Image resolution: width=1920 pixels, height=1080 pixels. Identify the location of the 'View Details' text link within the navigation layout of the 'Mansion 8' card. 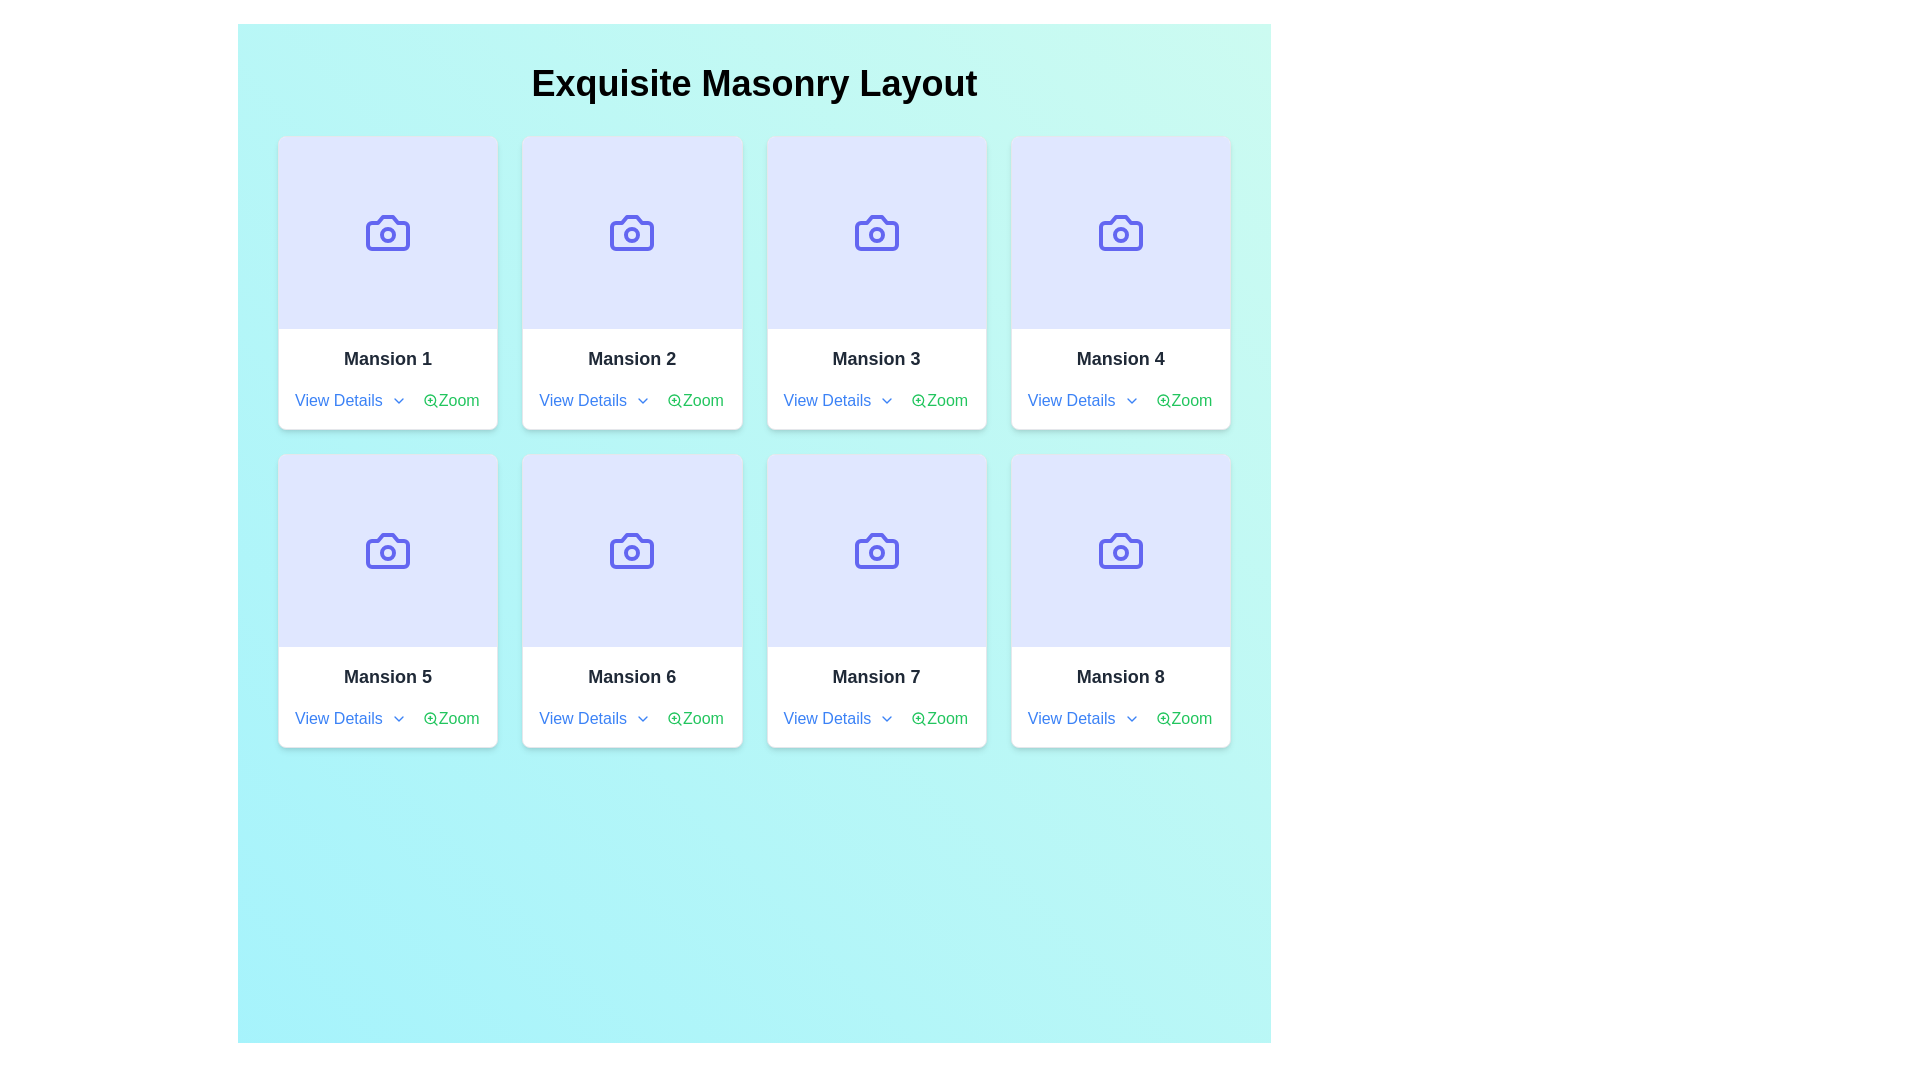
(1120, 717).